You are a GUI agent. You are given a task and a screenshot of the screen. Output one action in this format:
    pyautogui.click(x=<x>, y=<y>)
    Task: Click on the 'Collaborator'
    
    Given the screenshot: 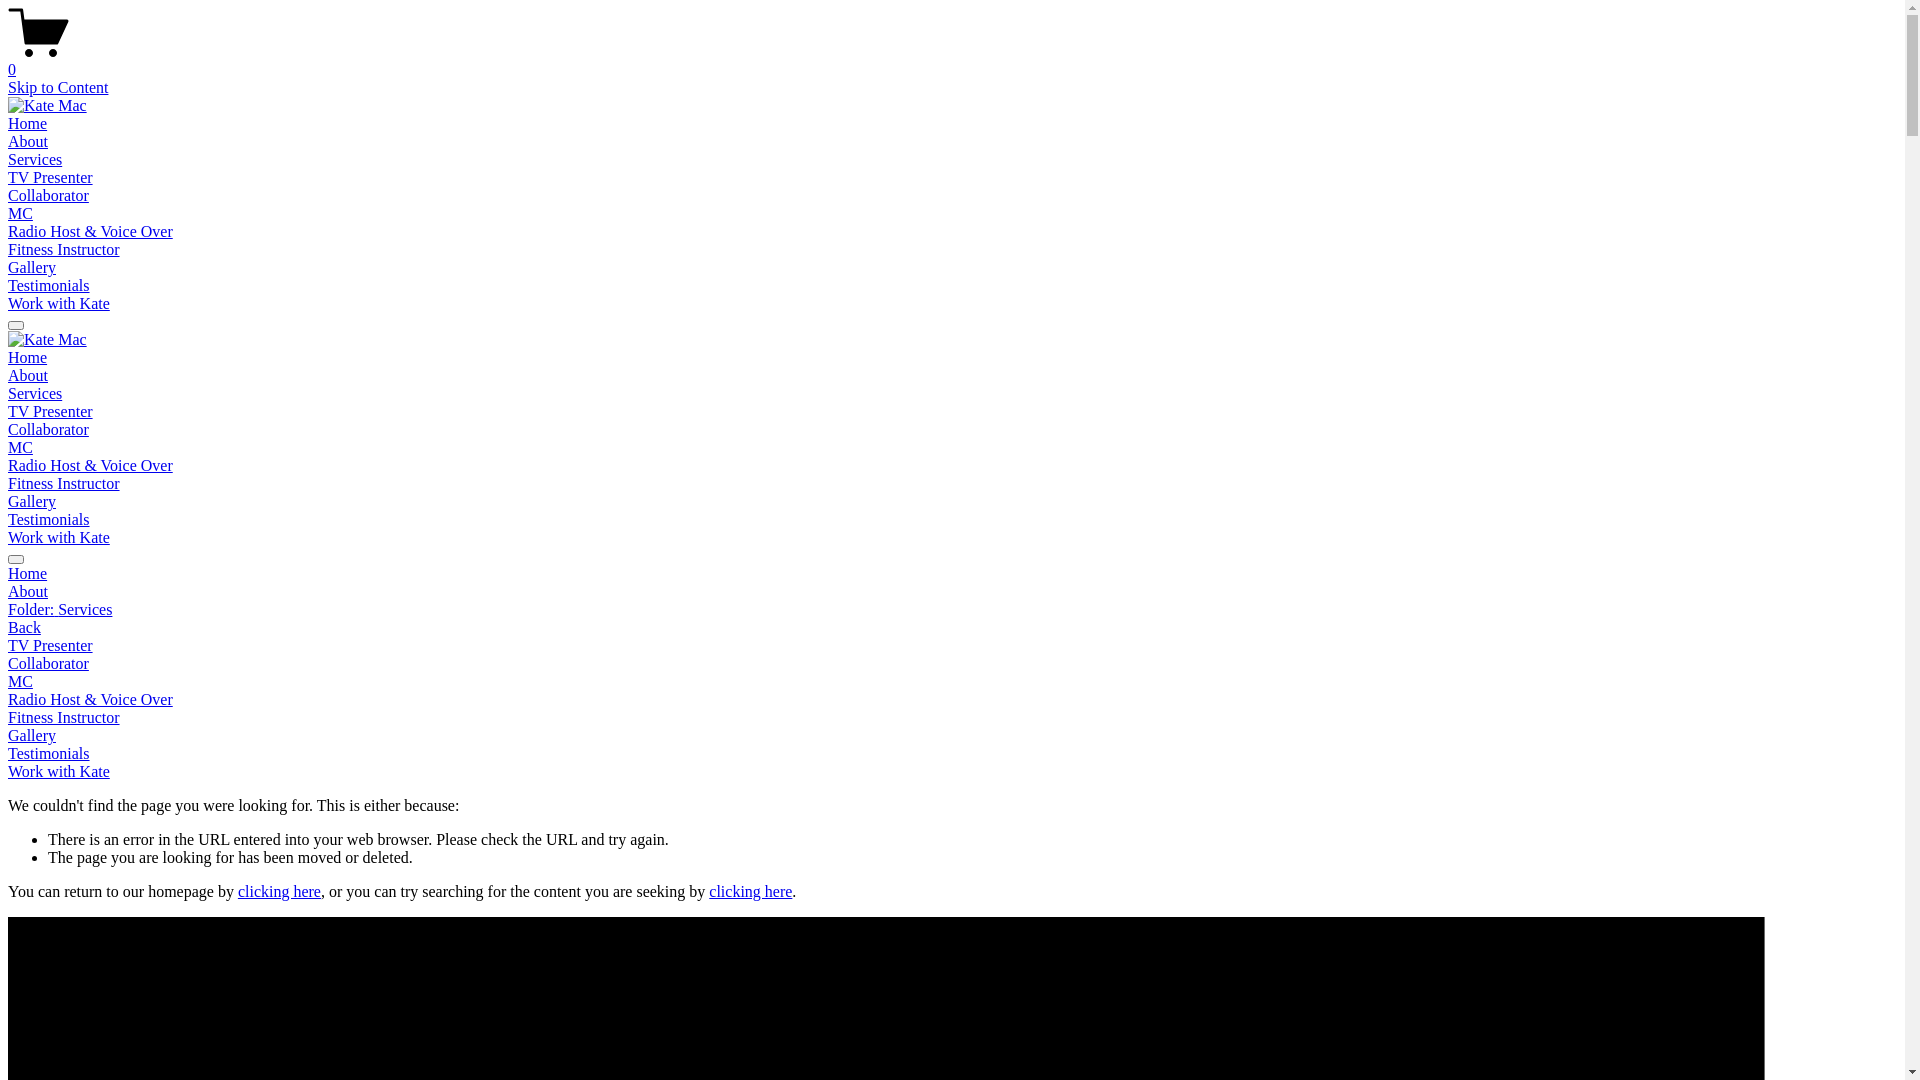 What is the action you would take?
    pyautogui.click(x=8, y=428)
    